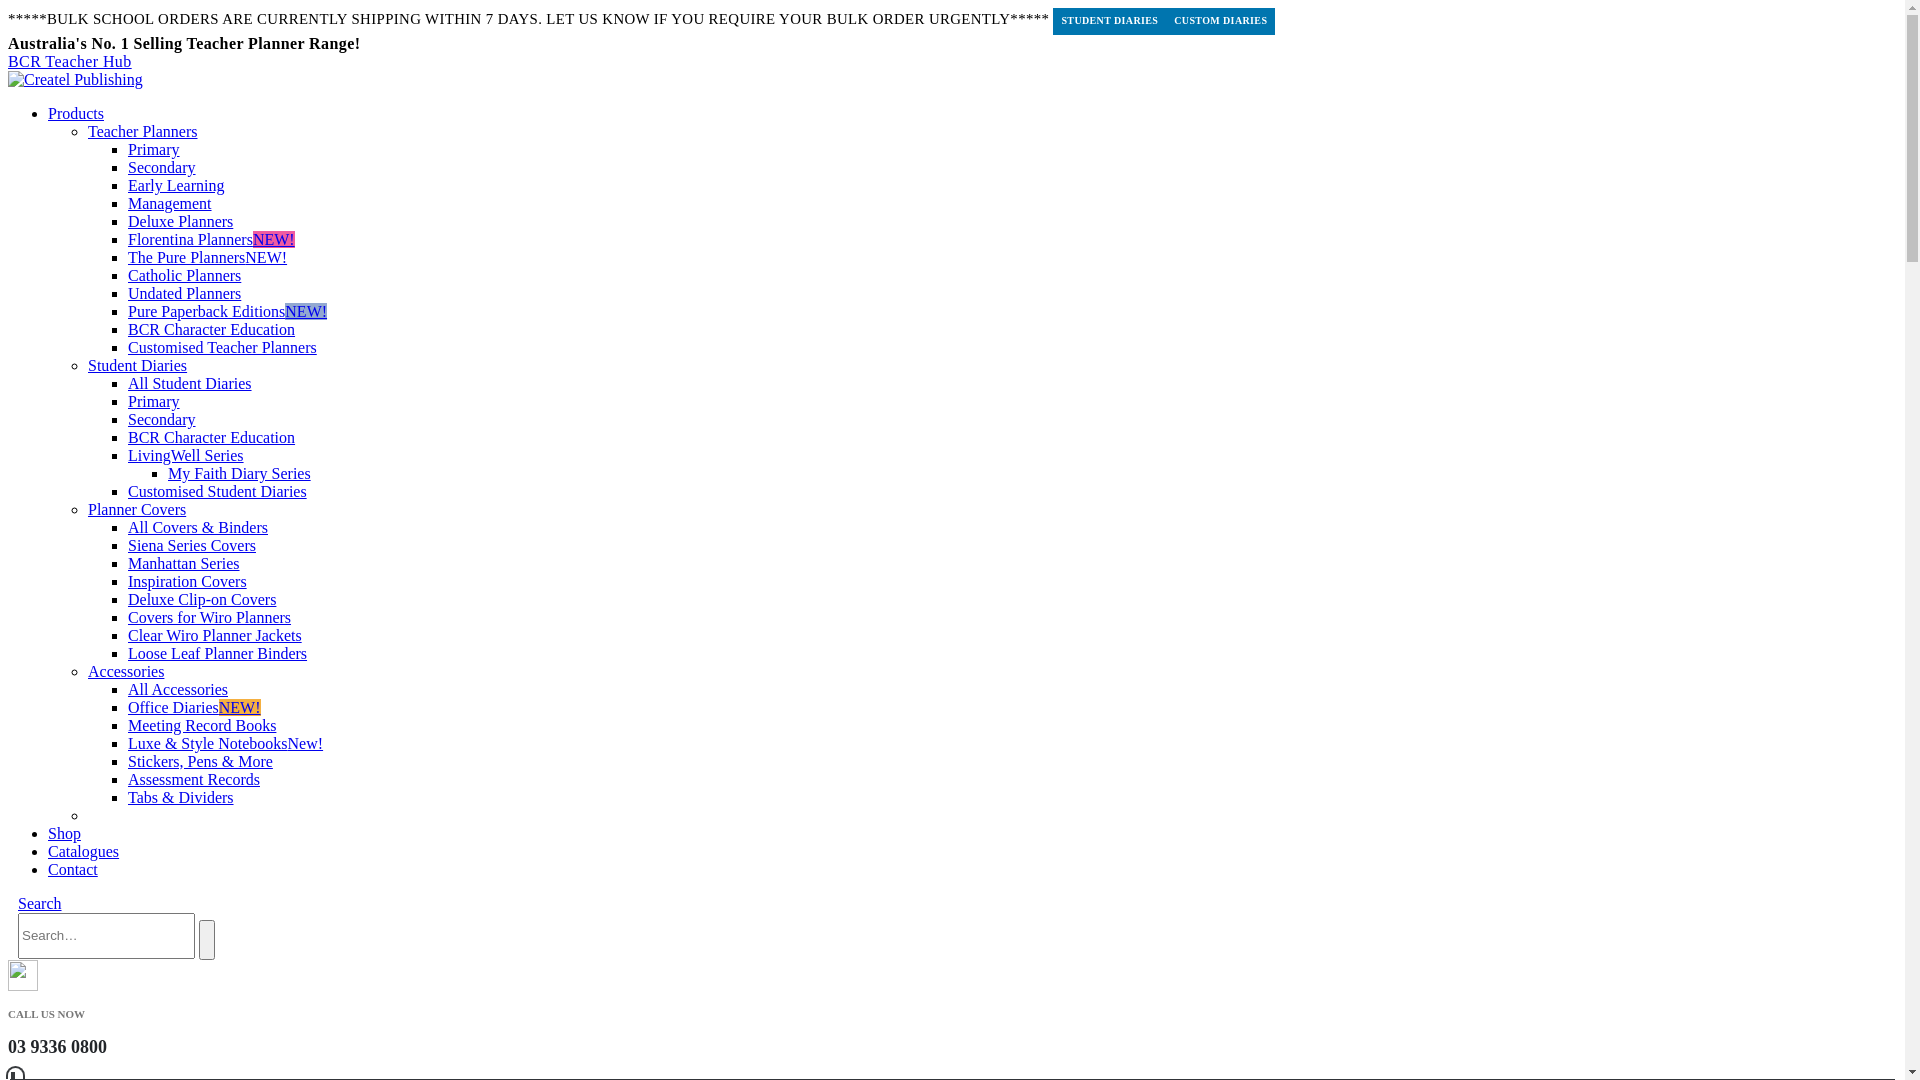 This screenshot has width=1920, height=1080. What do you see at coordinates (169, 203) in the screenshot?
I see `'Management'` at bounding box center [169, 203].